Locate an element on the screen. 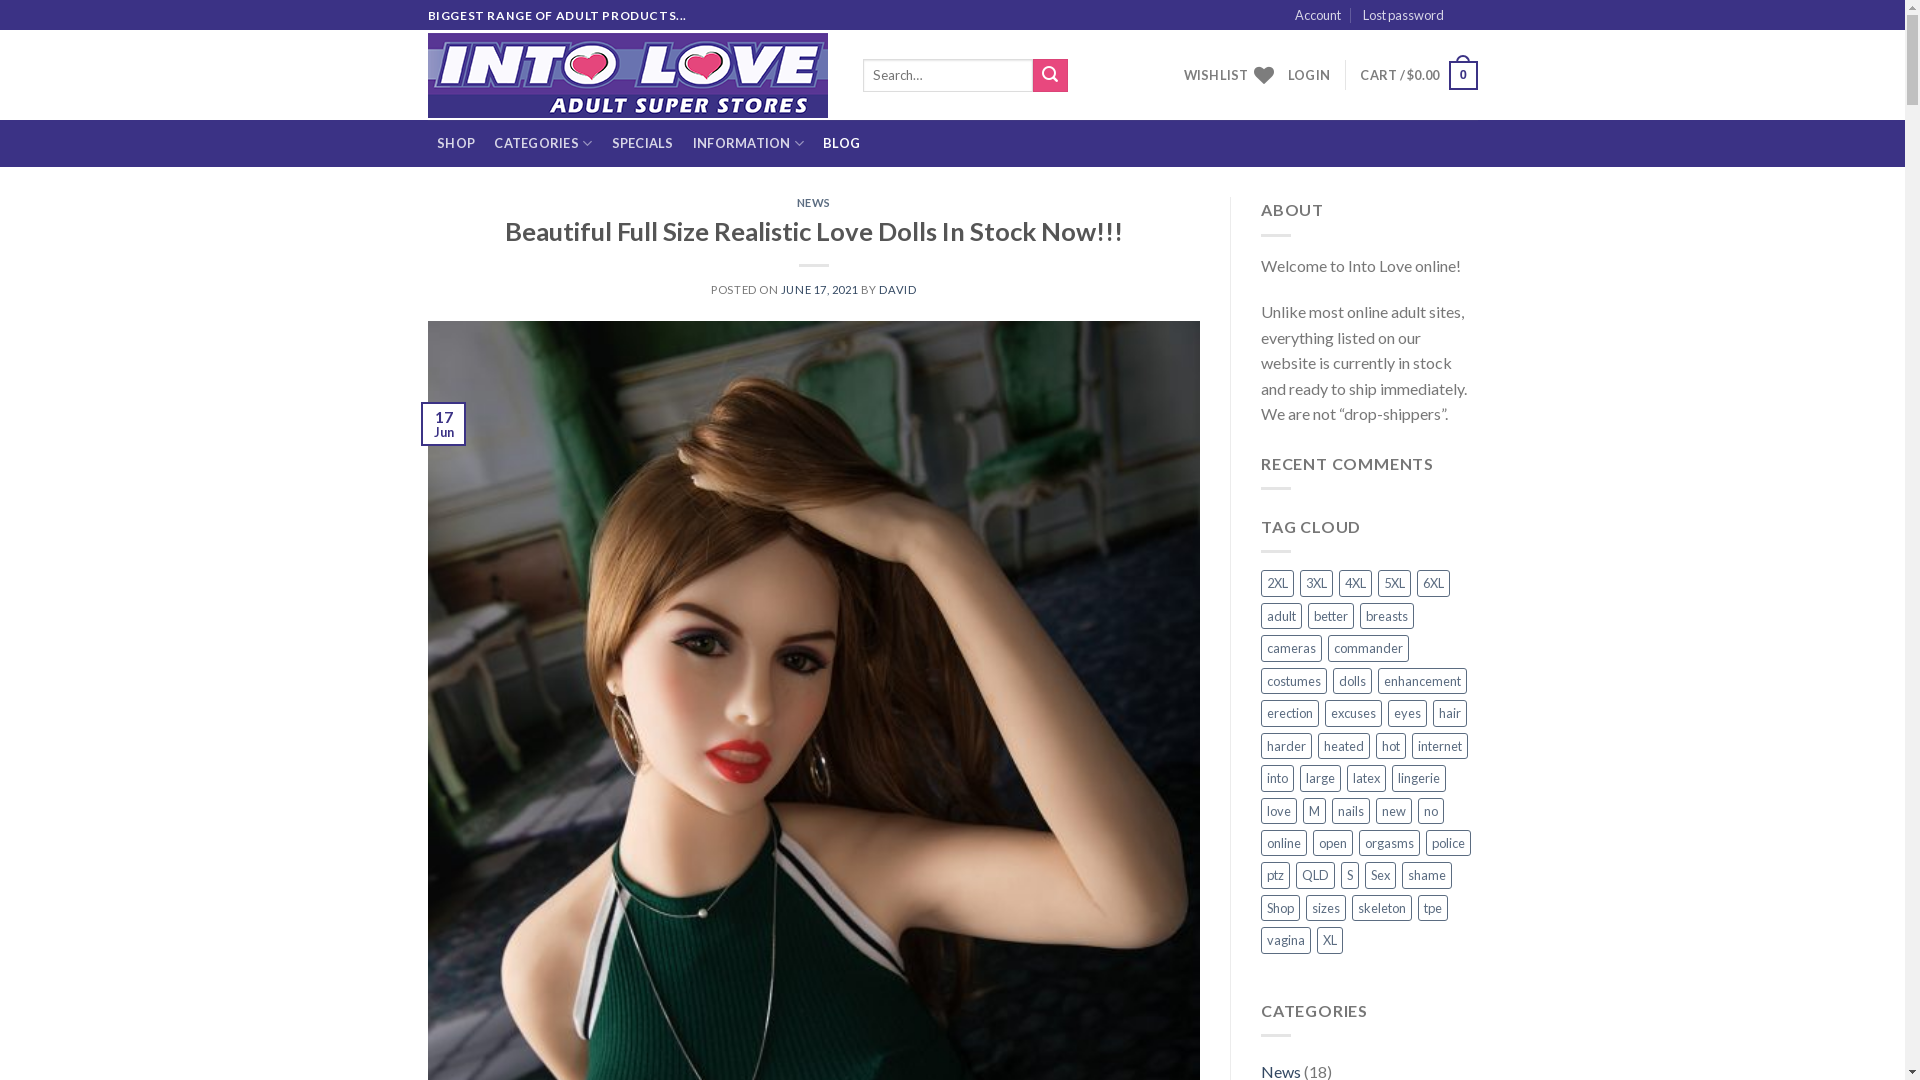  'online' is located at coordinates (1283, 843).